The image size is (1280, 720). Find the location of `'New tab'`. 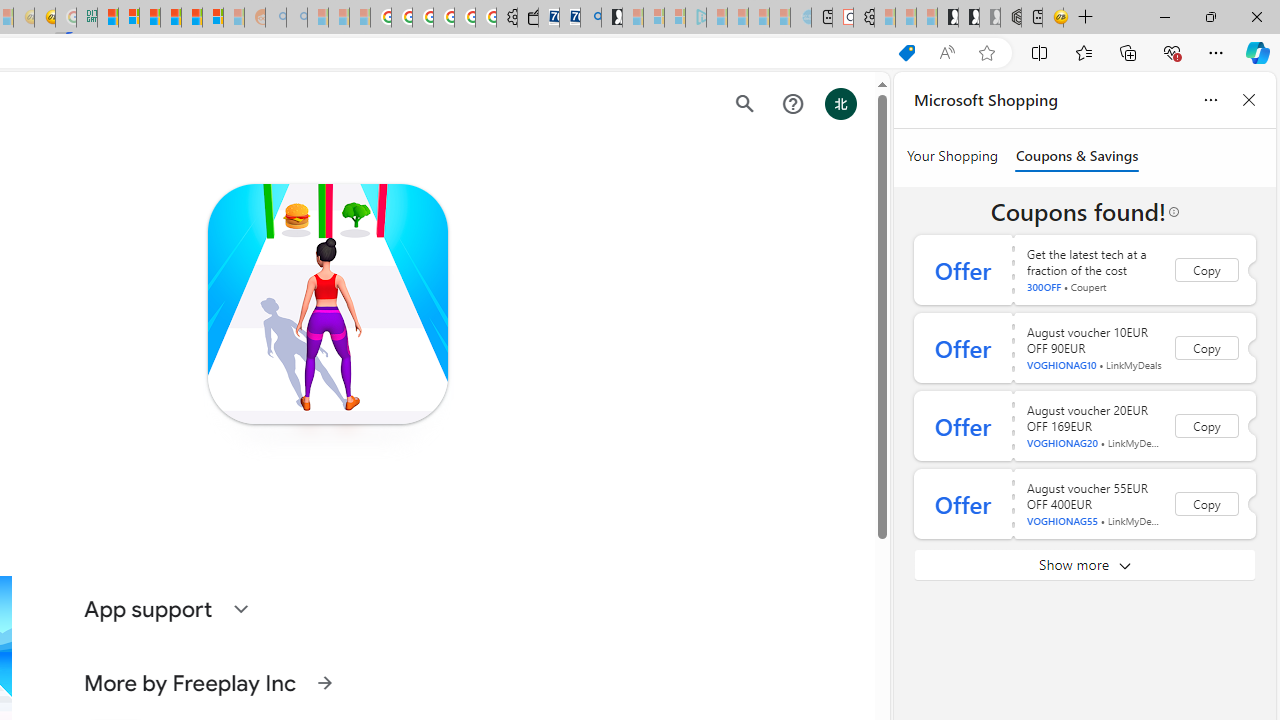

'New tab' is located at coordinates (1031, 17).